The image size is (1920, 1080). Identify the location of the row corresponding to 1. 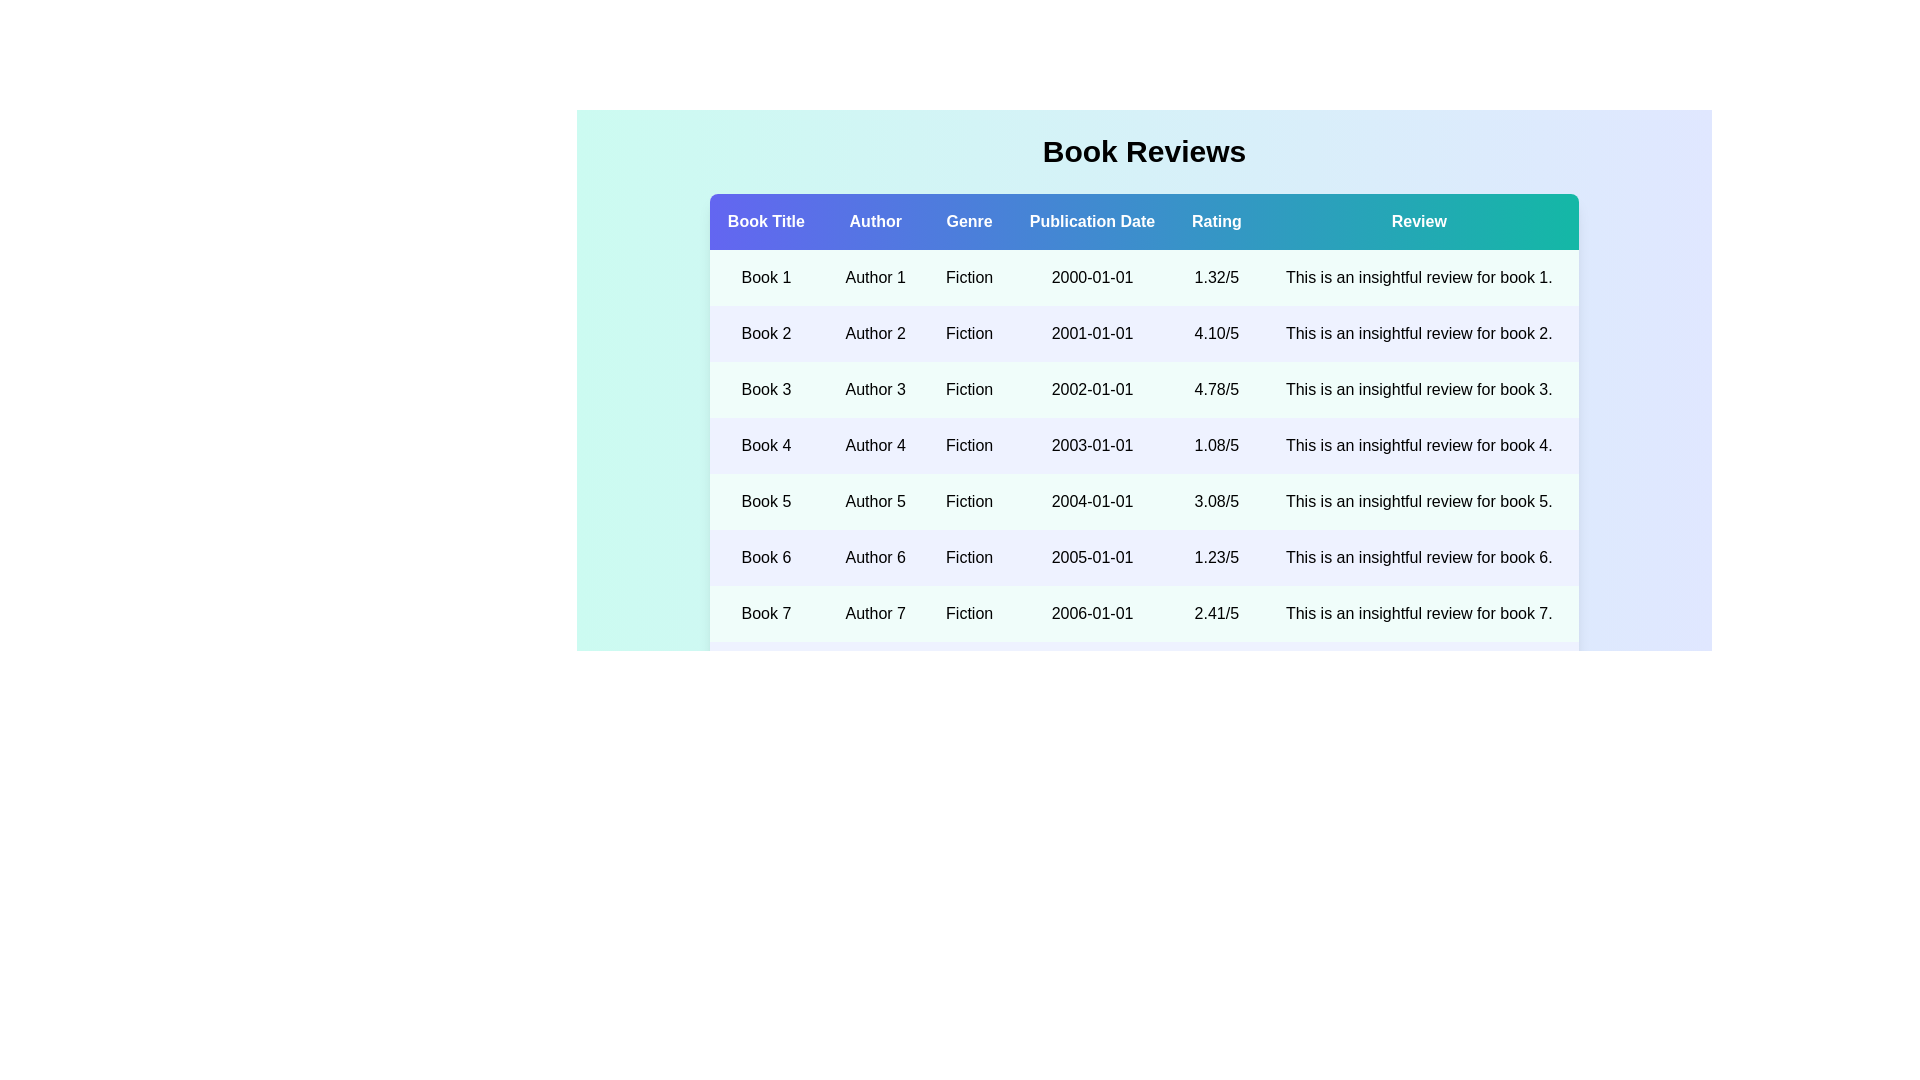
(1144, 277).